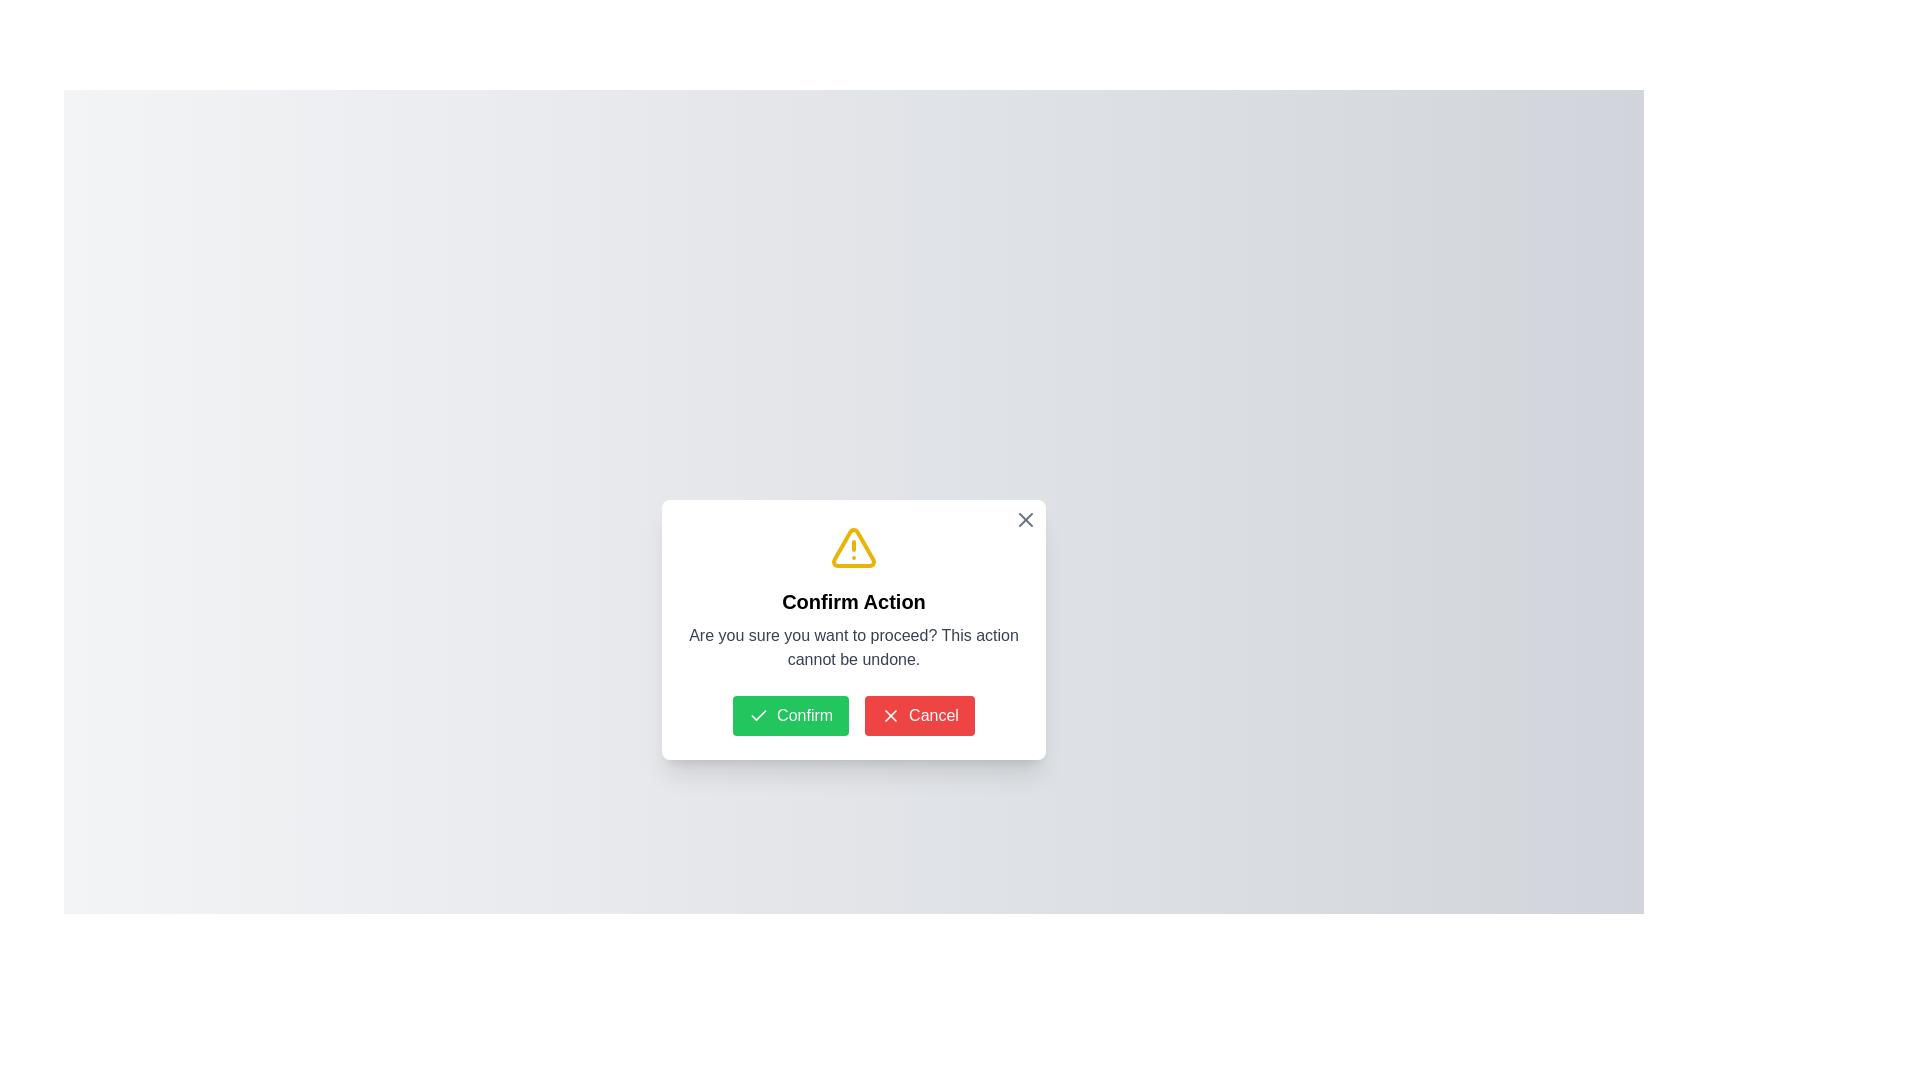 This screenshot has height=1080, width=1920. Describe the element at coordinates (1026, 522) in the screenshot. I see `the close button located at the top-right corner of the modal dialog` at that location.